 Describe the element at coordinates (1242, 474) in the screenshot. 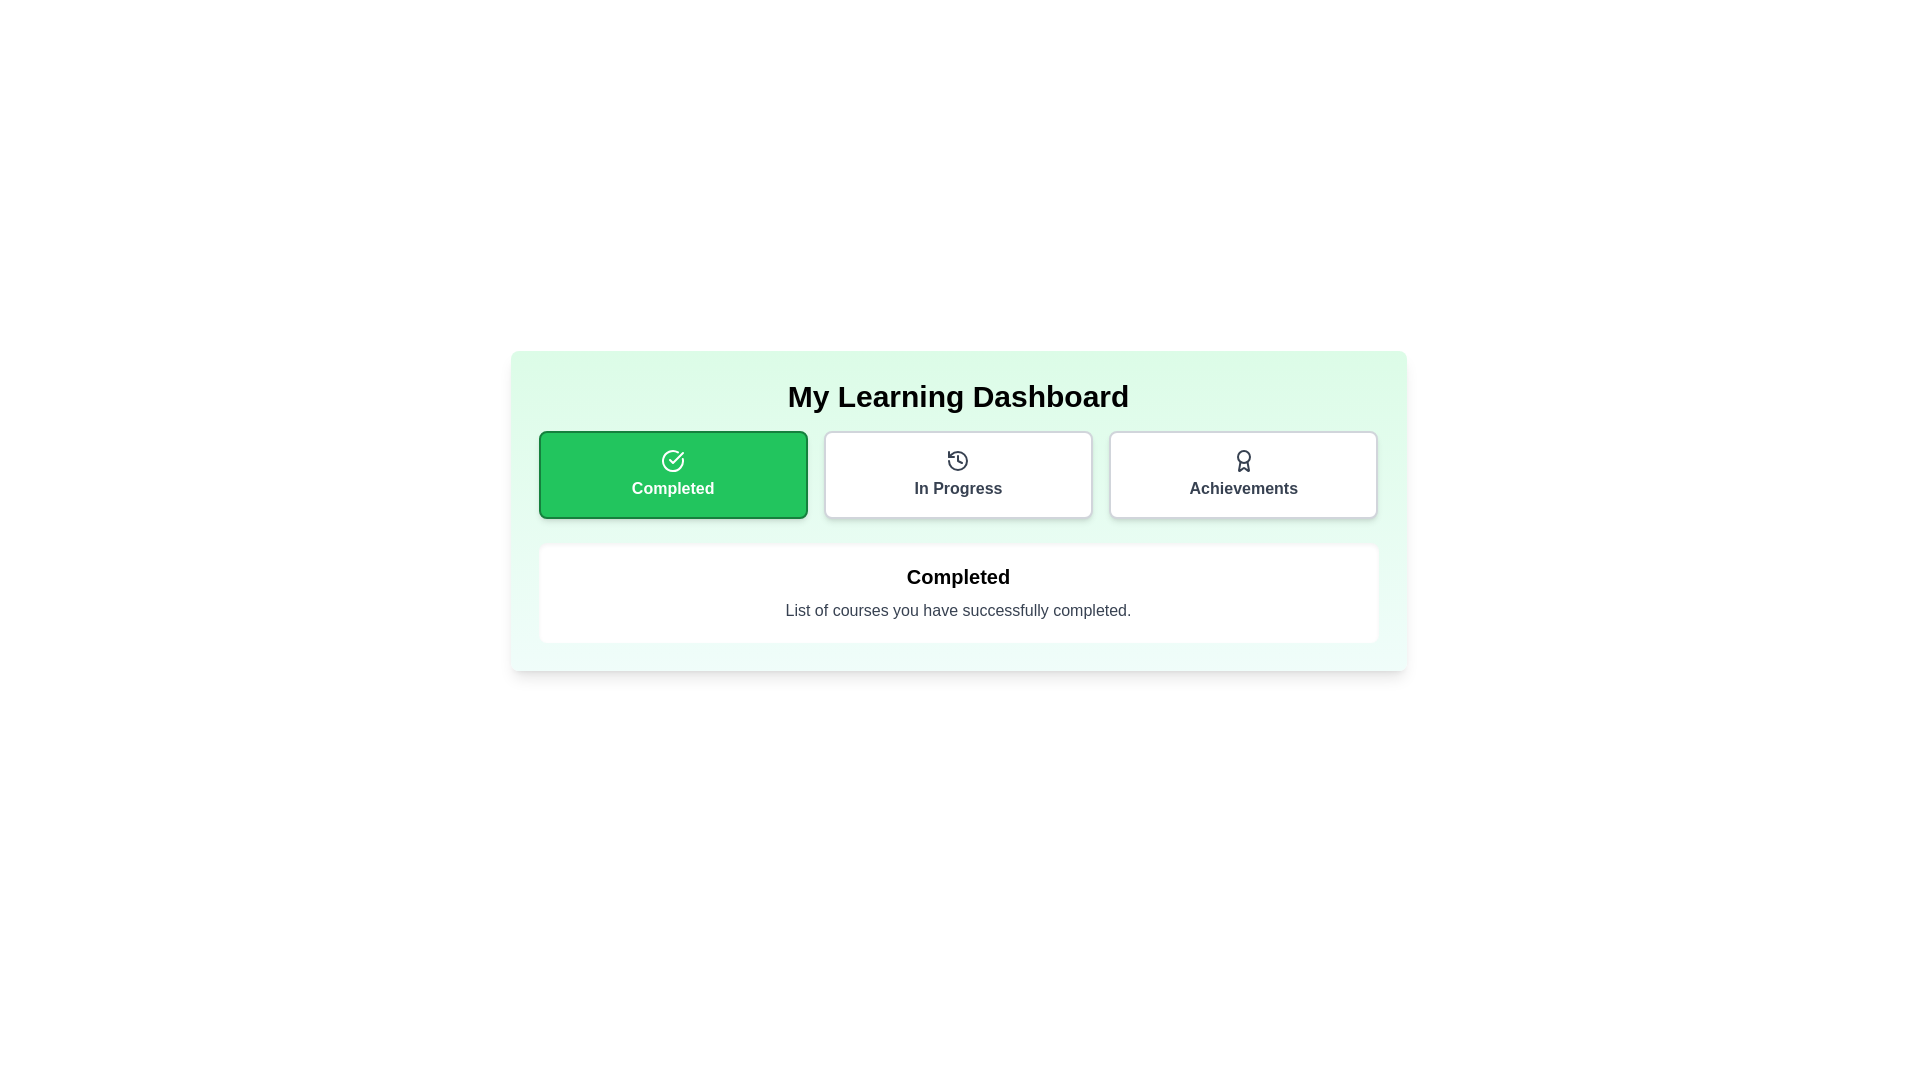

I see `the Achievements tab by clicking on it` at that location.